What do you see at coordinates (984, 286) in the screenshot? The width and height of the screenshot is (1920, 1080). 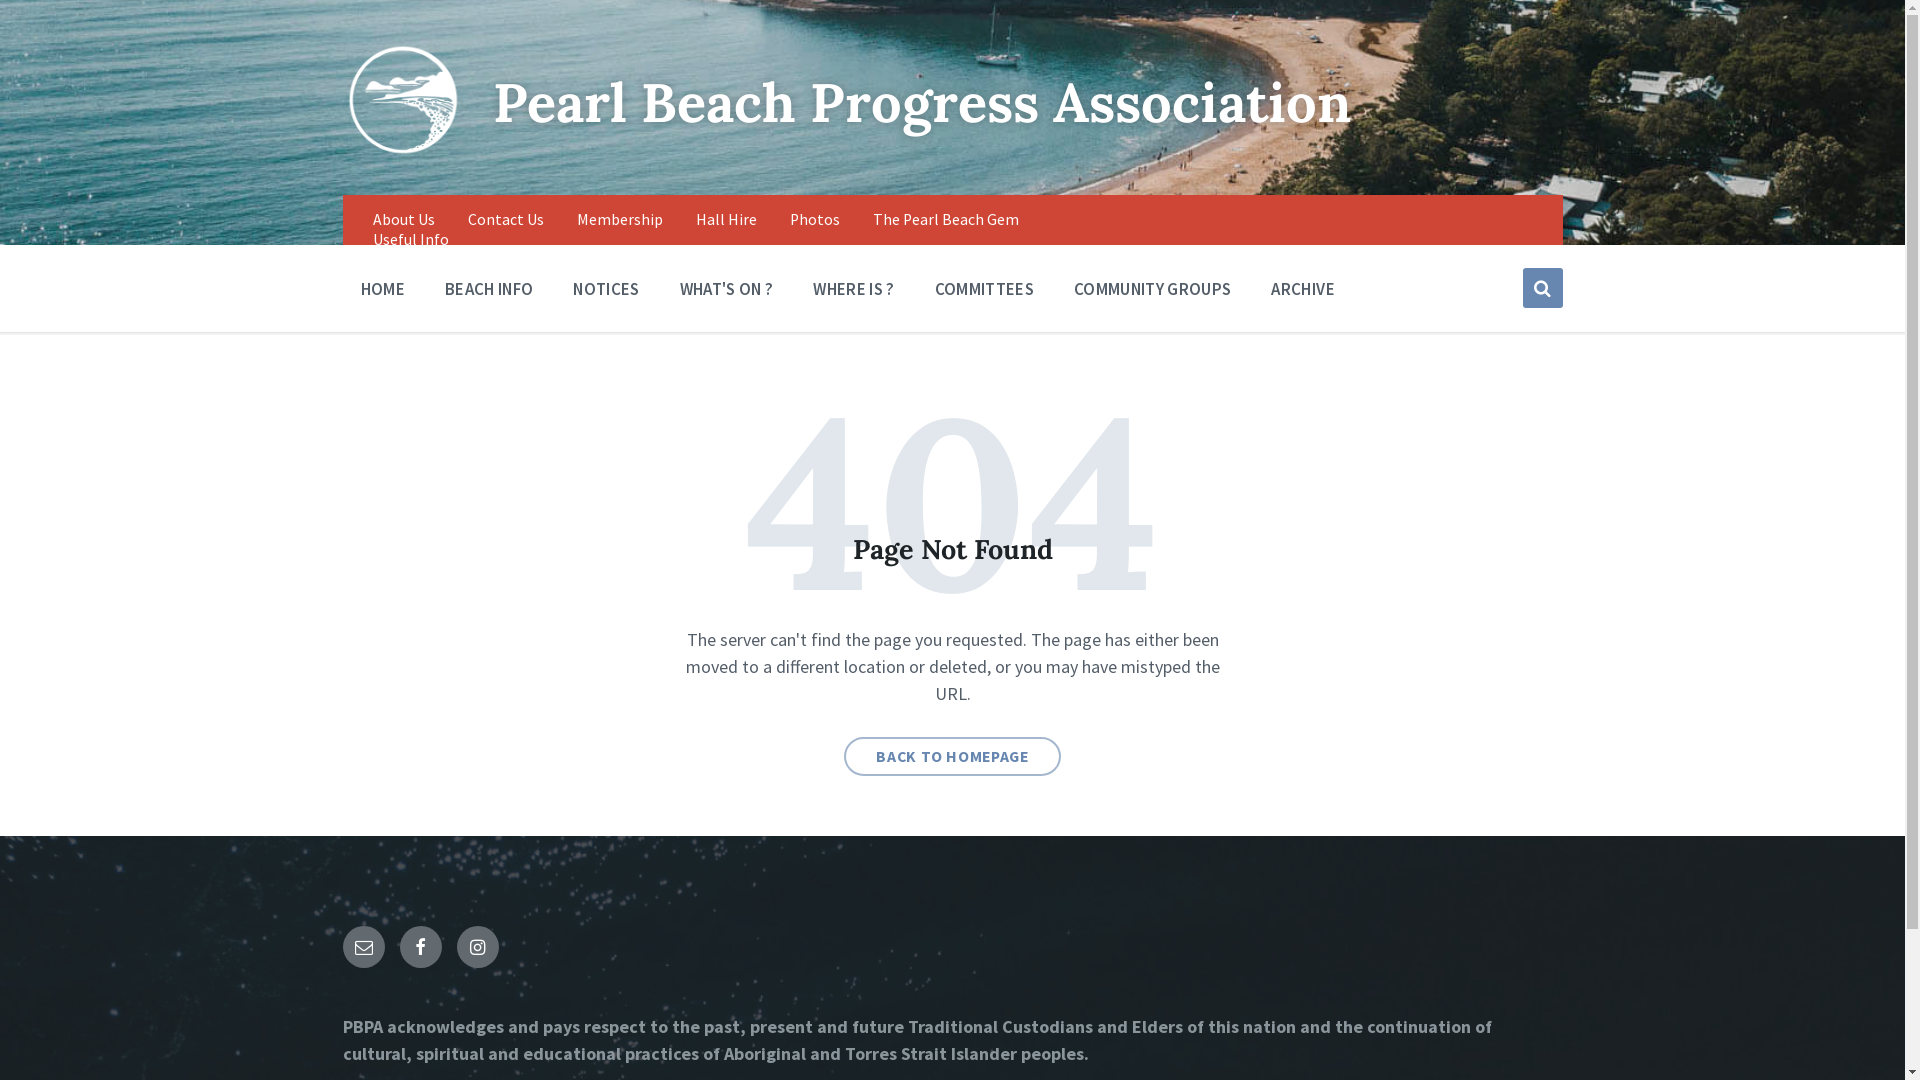 I see `'COMMITTEES'` at bounding box center [984, 286].